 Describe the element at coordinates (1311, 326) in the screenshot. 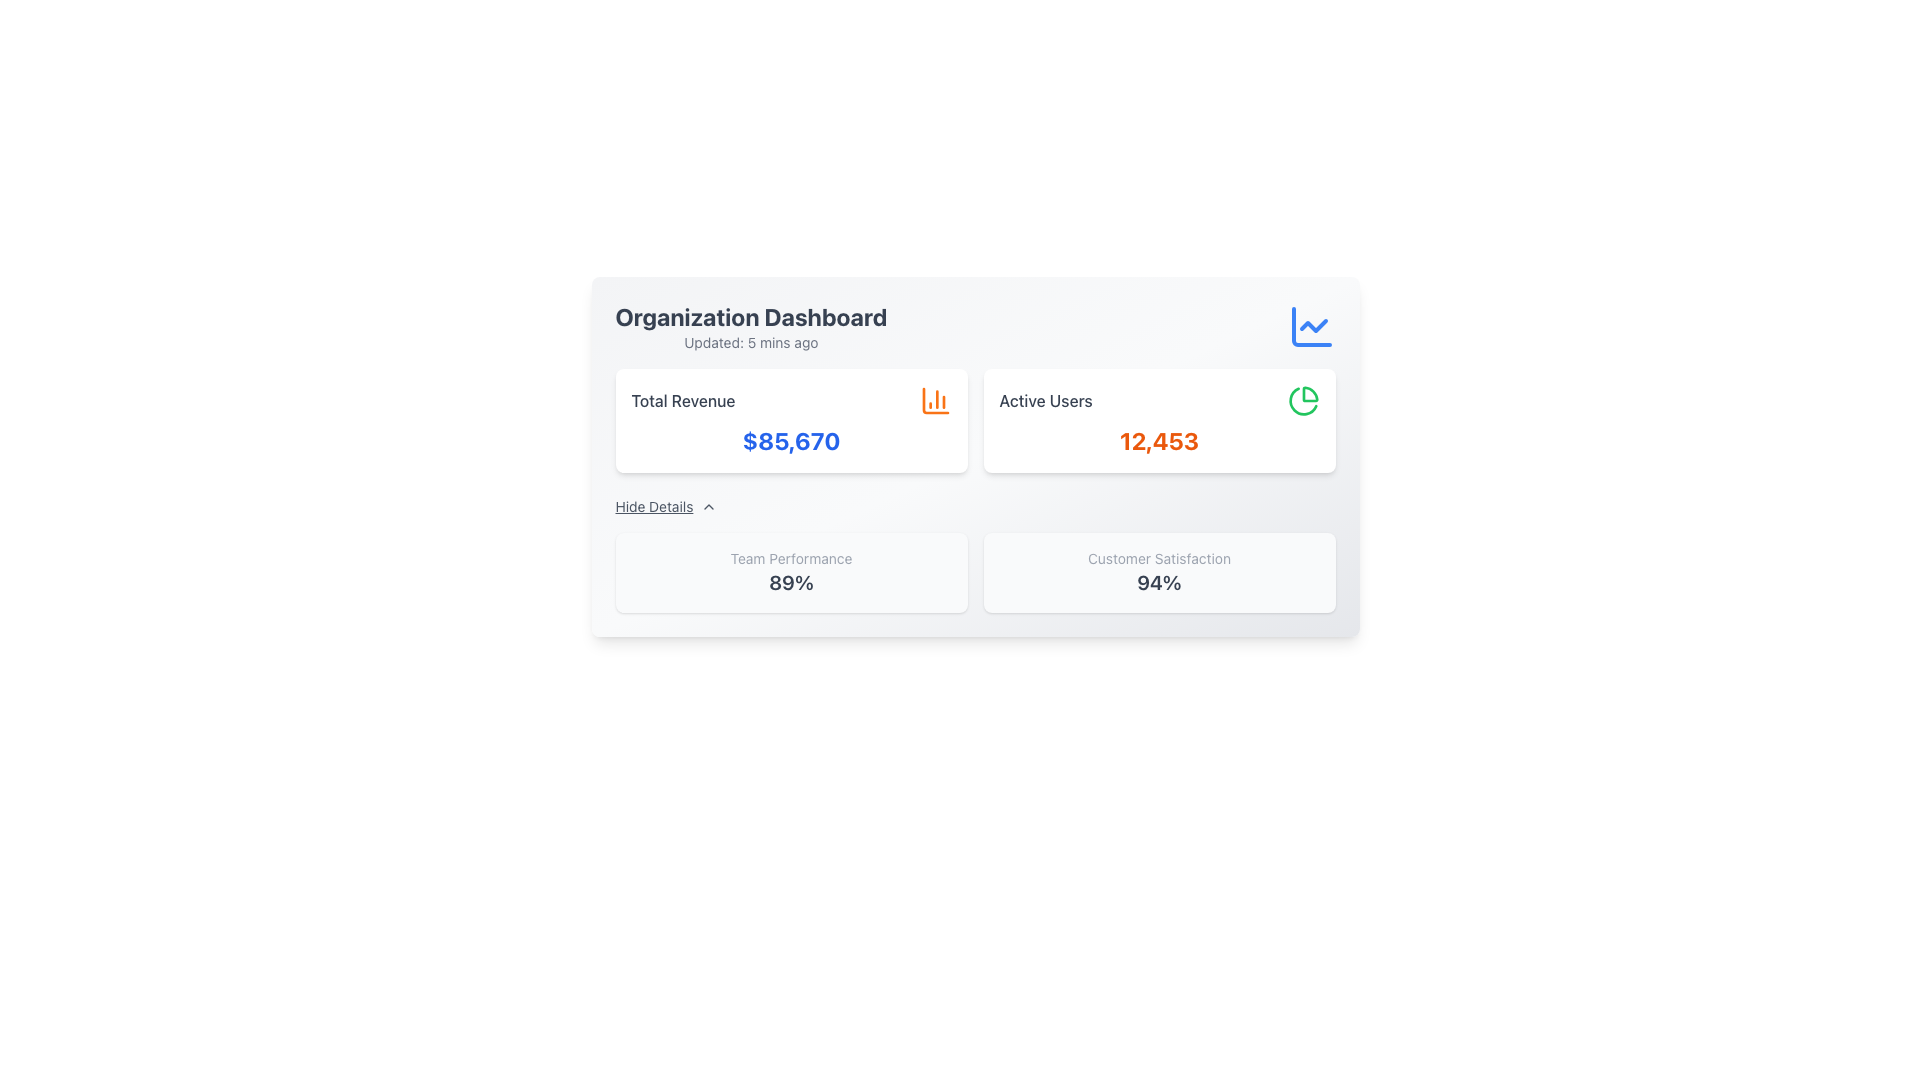

I see `the line chart icon in the top right corner of the 'Organization Dashboard' header` at that location.